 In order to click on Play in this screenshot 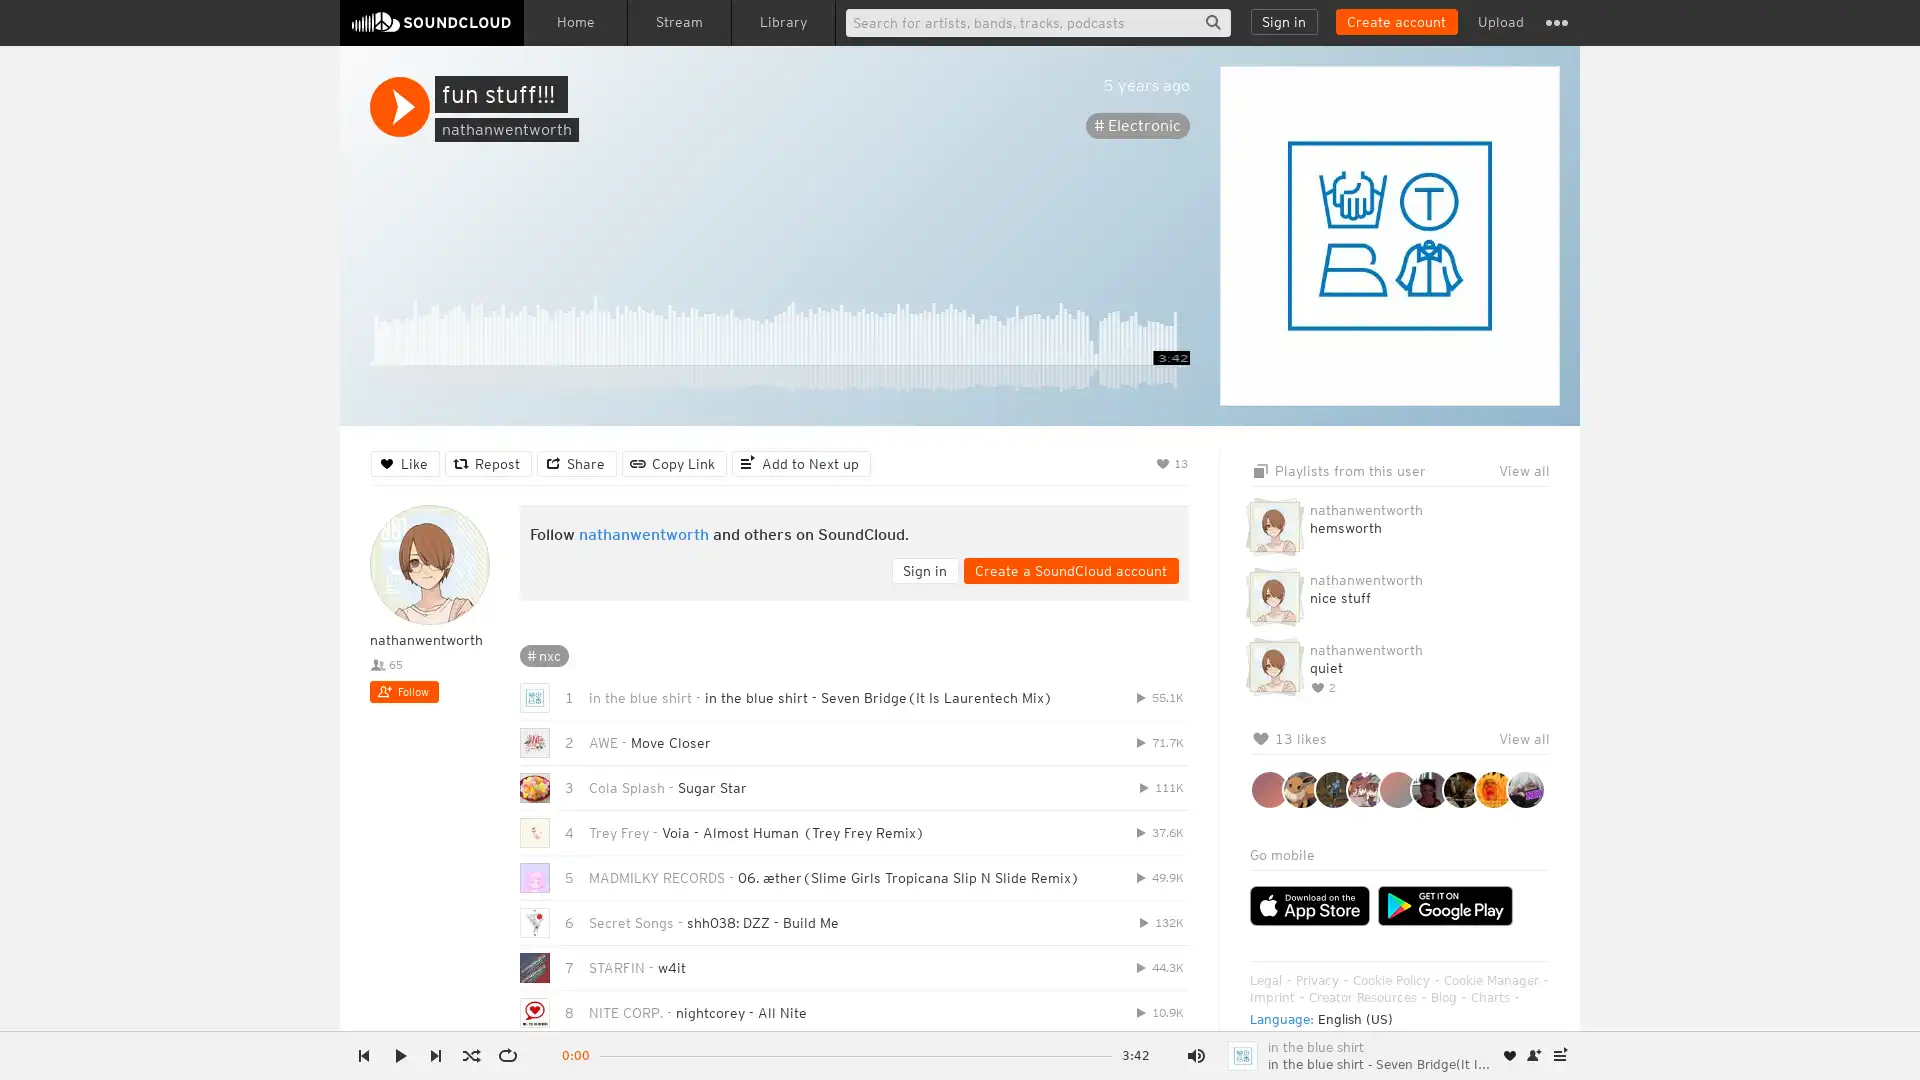, I will do `click(399, 107)`.